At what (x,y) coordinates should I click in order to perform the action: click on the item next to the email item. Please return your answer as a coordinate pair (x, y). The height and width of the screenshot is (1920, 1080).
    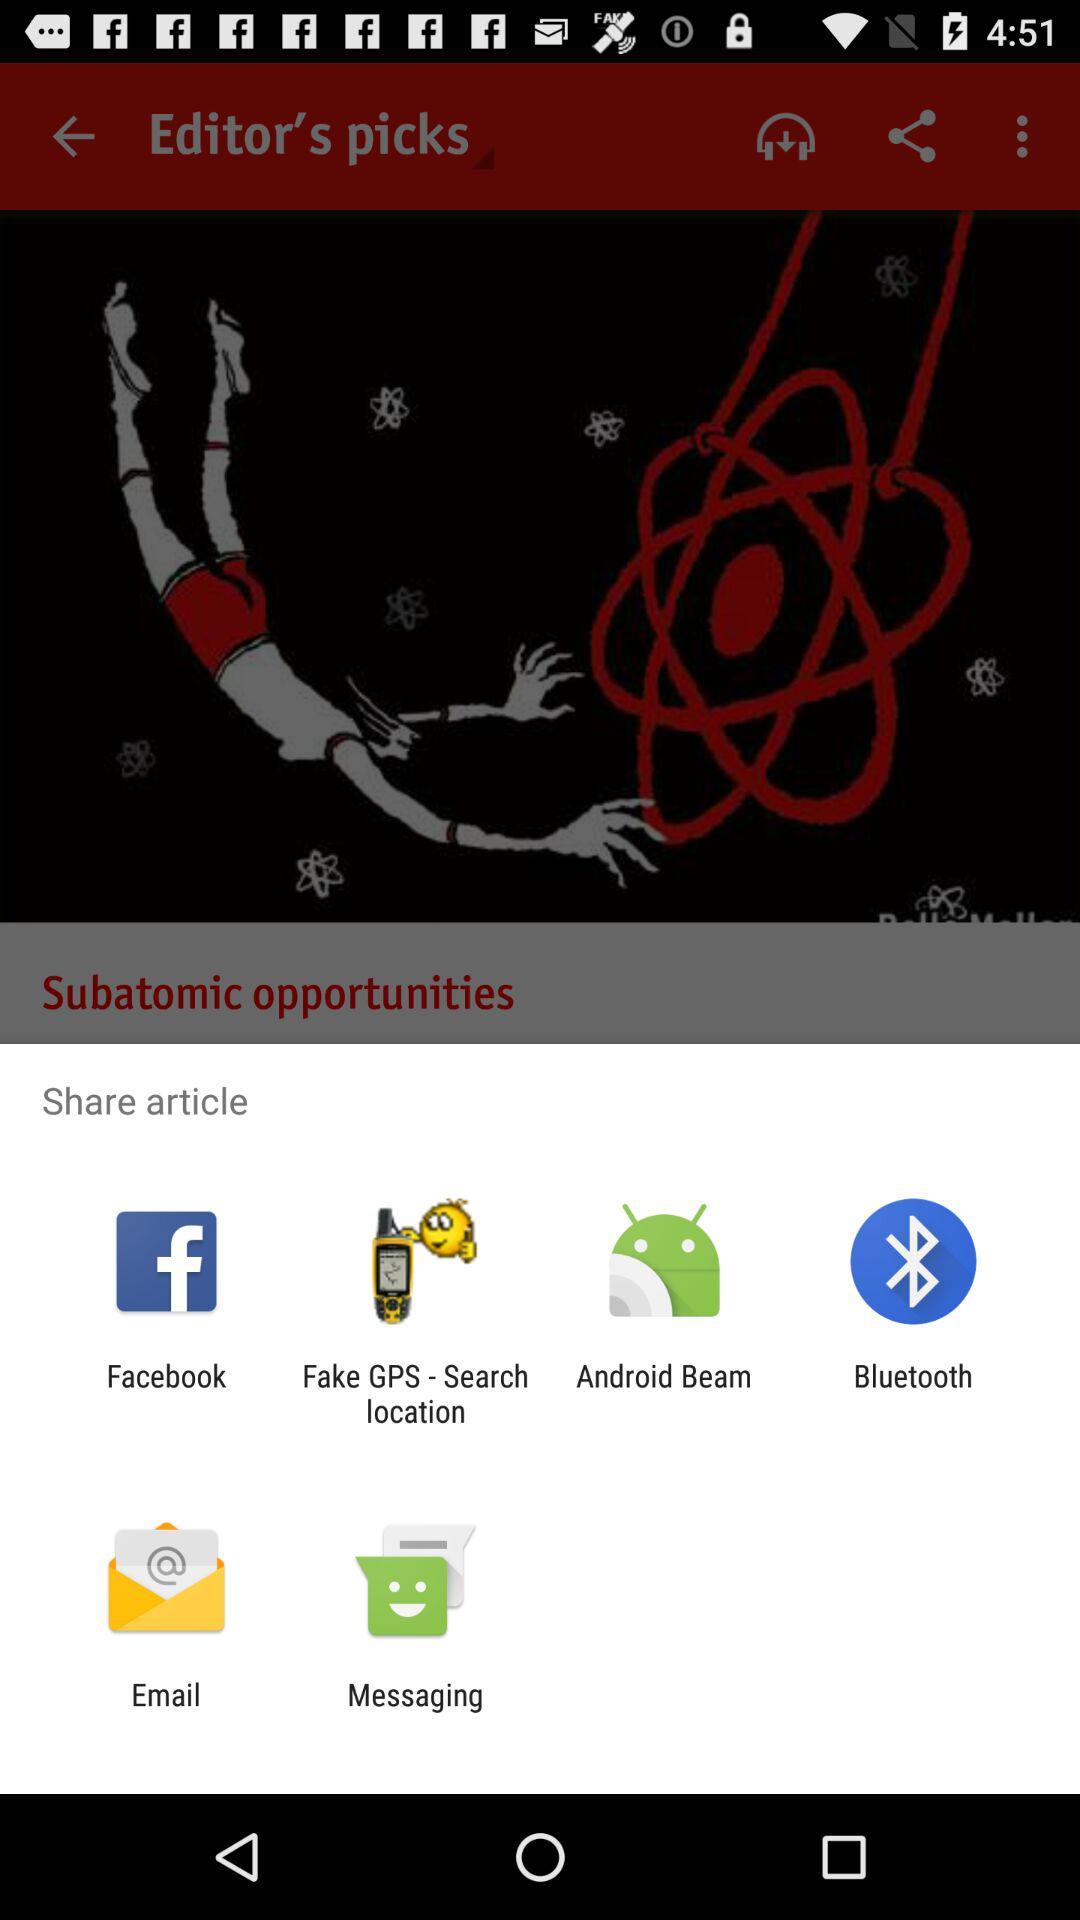
    Looking at the image, I should click on (414, 1711).